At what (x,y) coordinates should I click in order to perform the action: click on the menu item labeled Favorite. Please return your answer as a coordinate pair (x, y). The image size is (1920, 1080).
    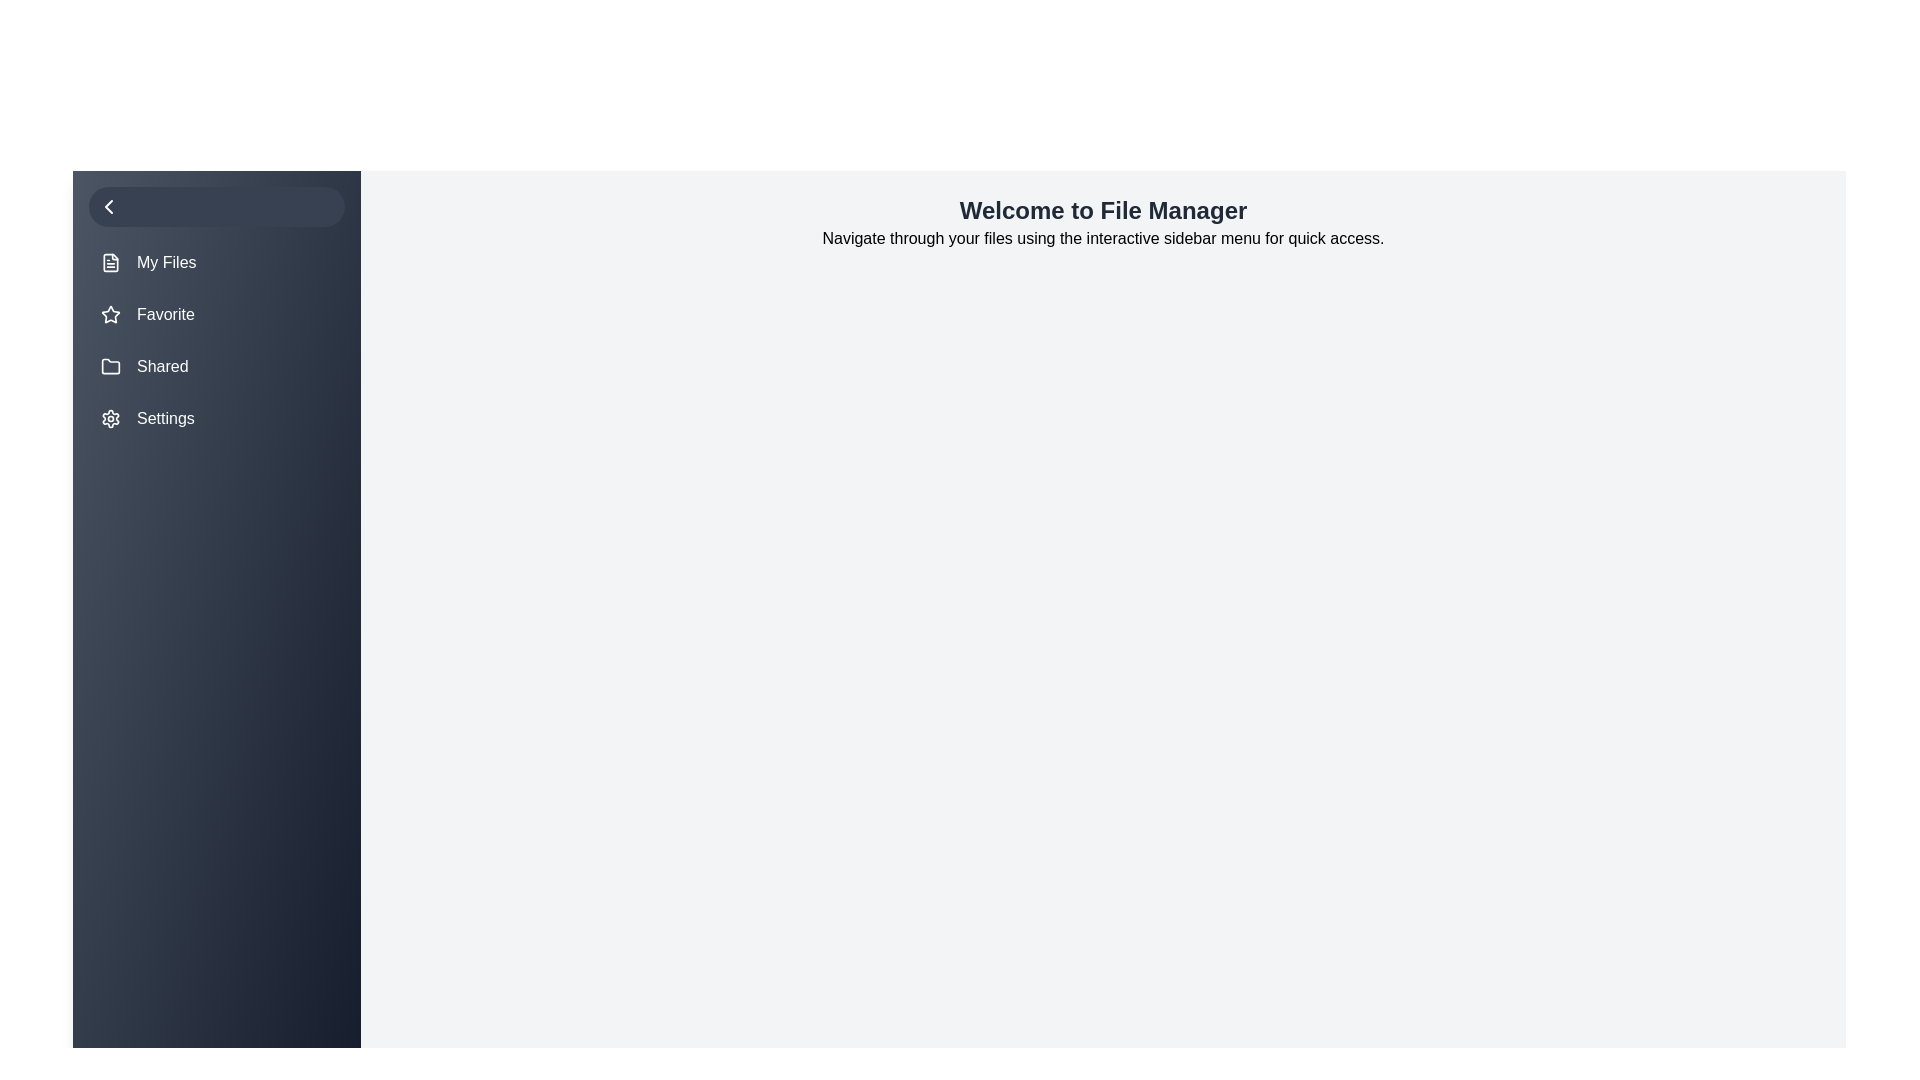
    Looking at the image, I should click on (216, 315).